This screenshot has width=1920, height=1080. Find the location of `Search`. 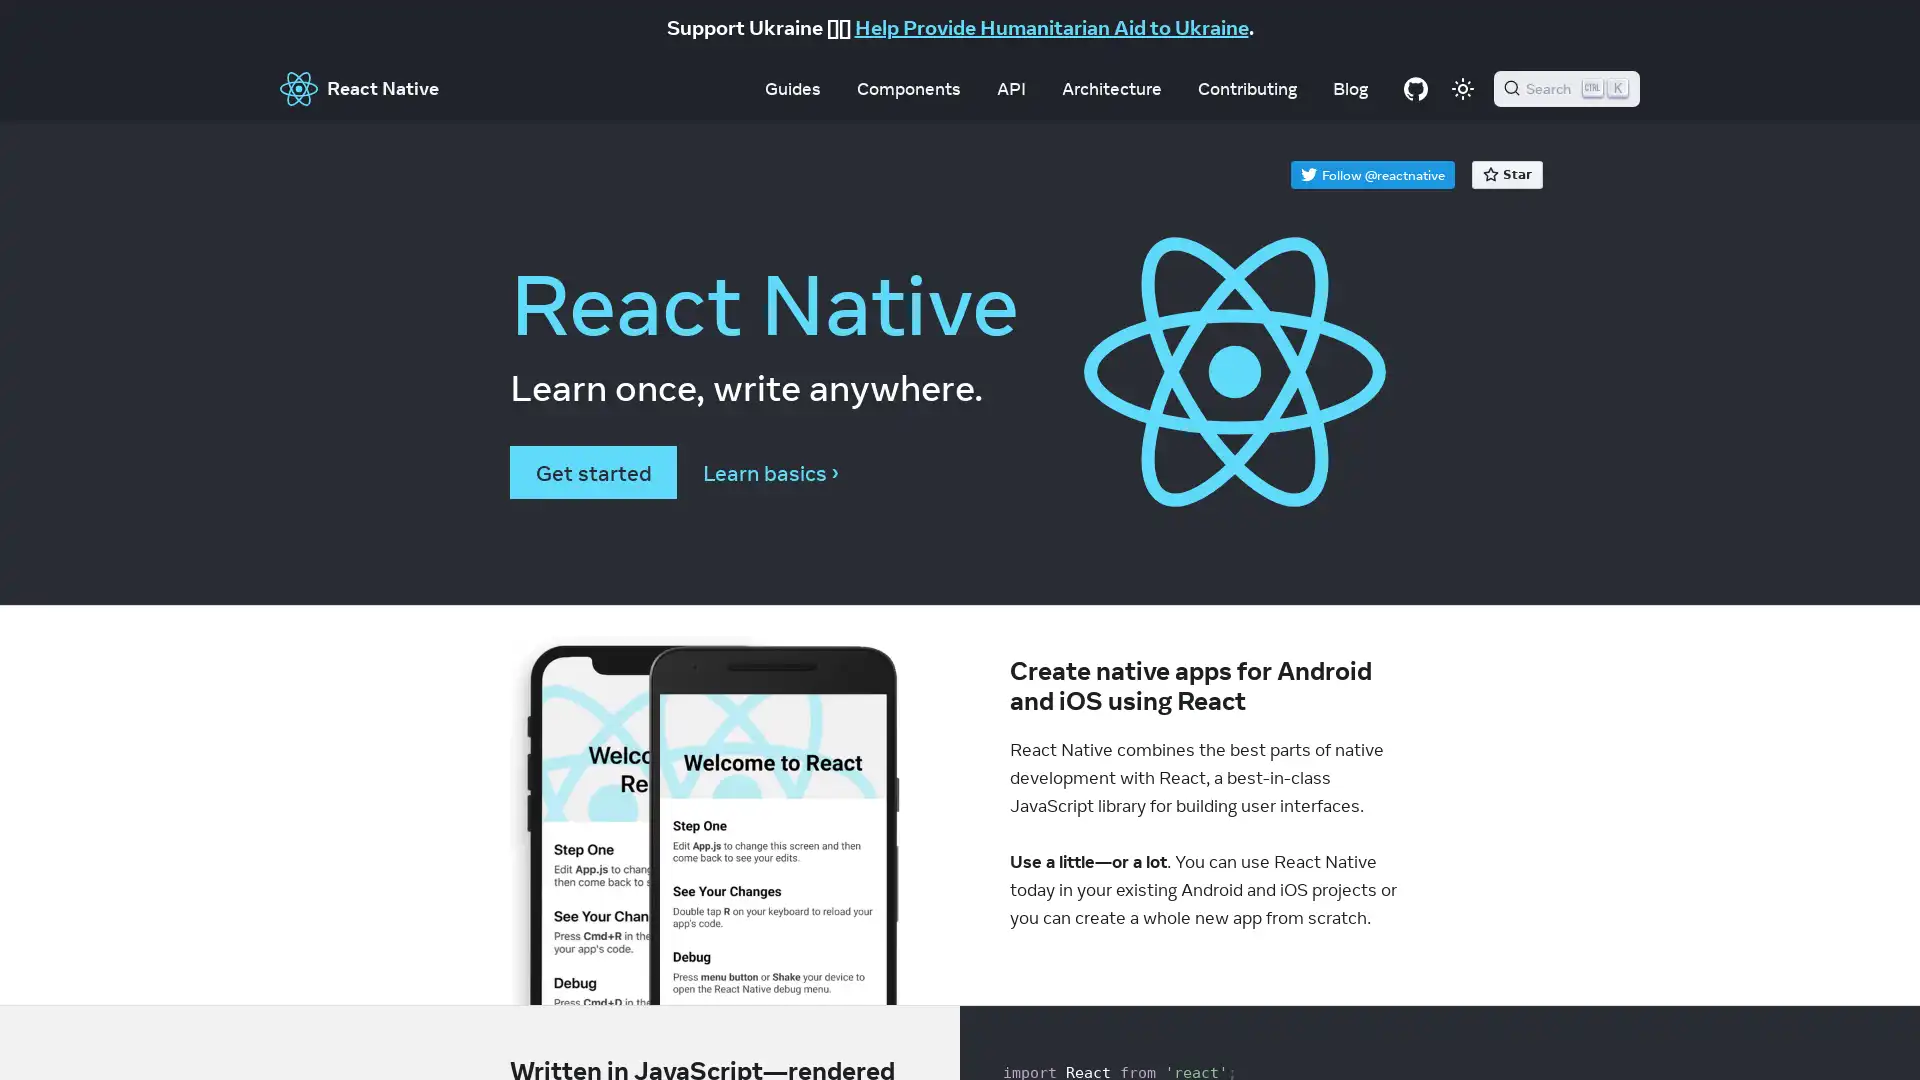

Search is located at coordinates (1565, 87).